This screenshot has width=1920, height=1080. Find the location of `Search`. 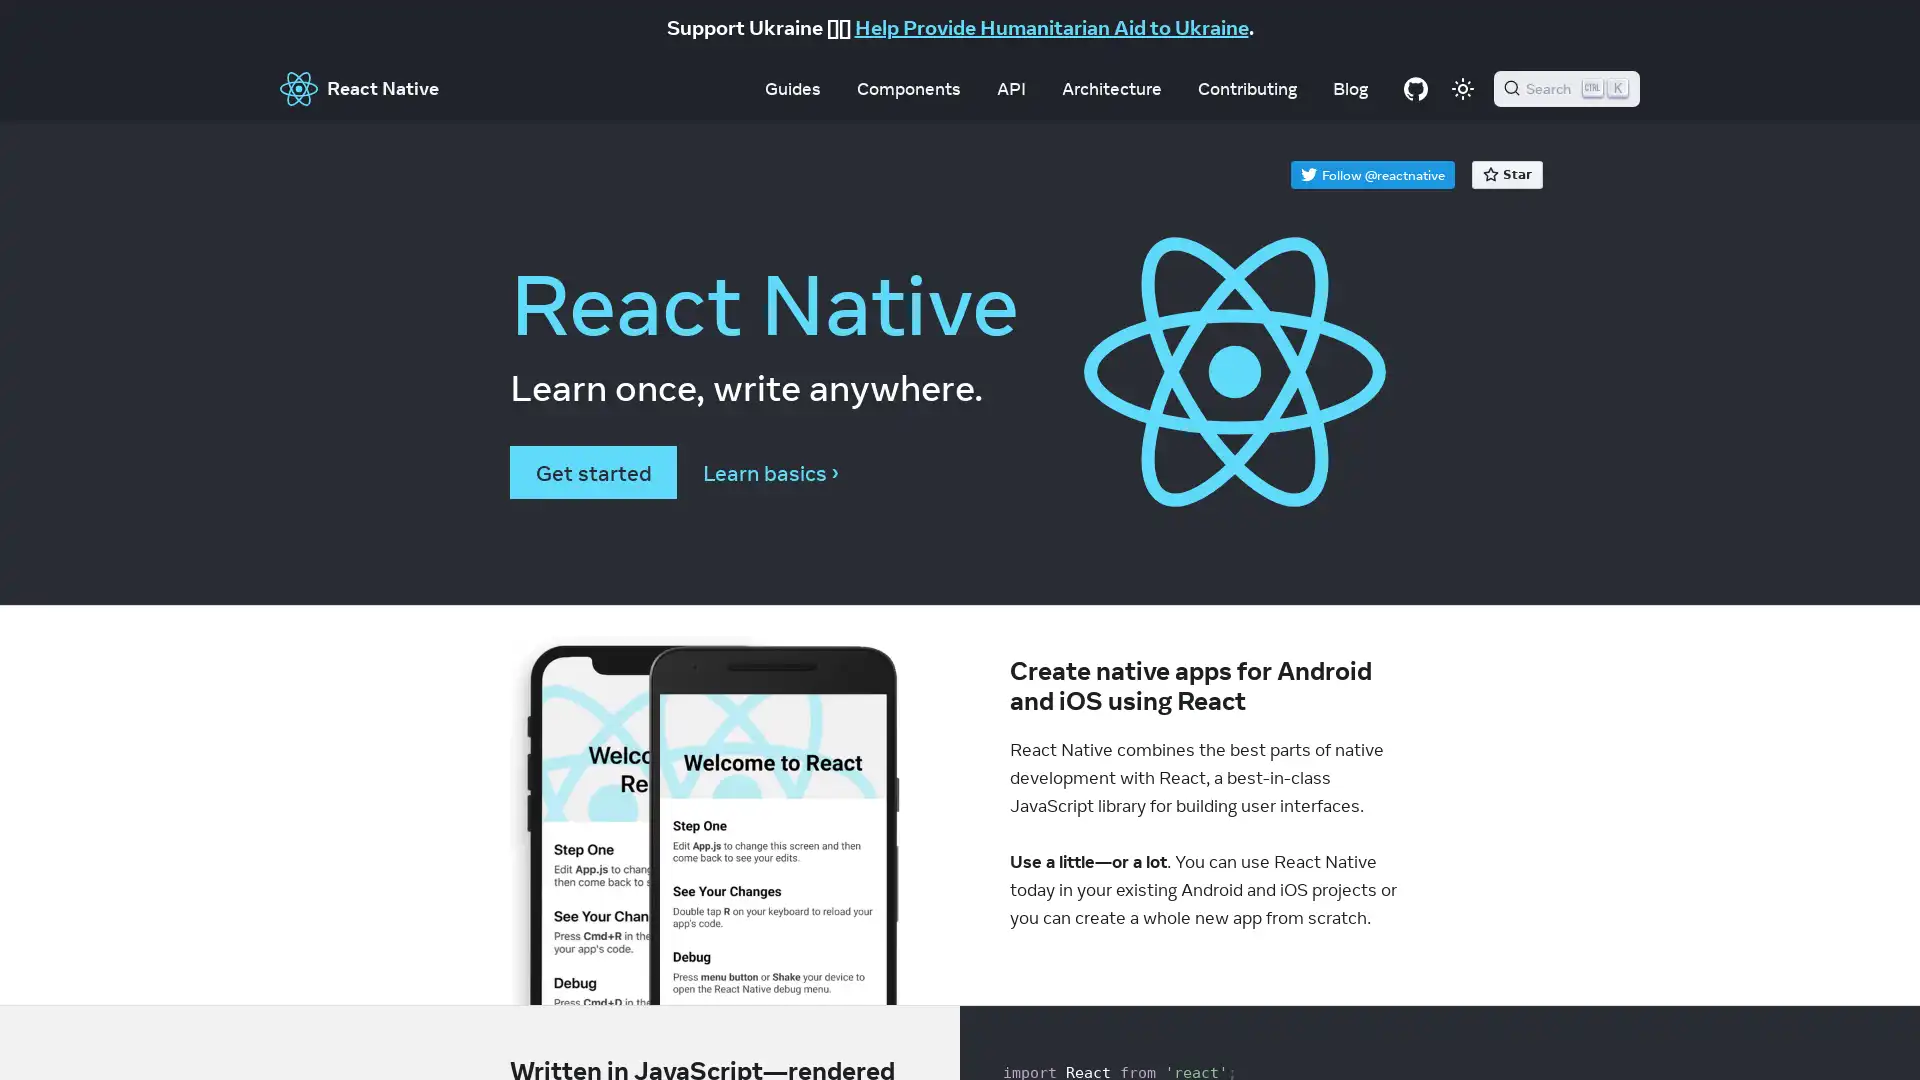

Search is located at coordinates (1565, 87).